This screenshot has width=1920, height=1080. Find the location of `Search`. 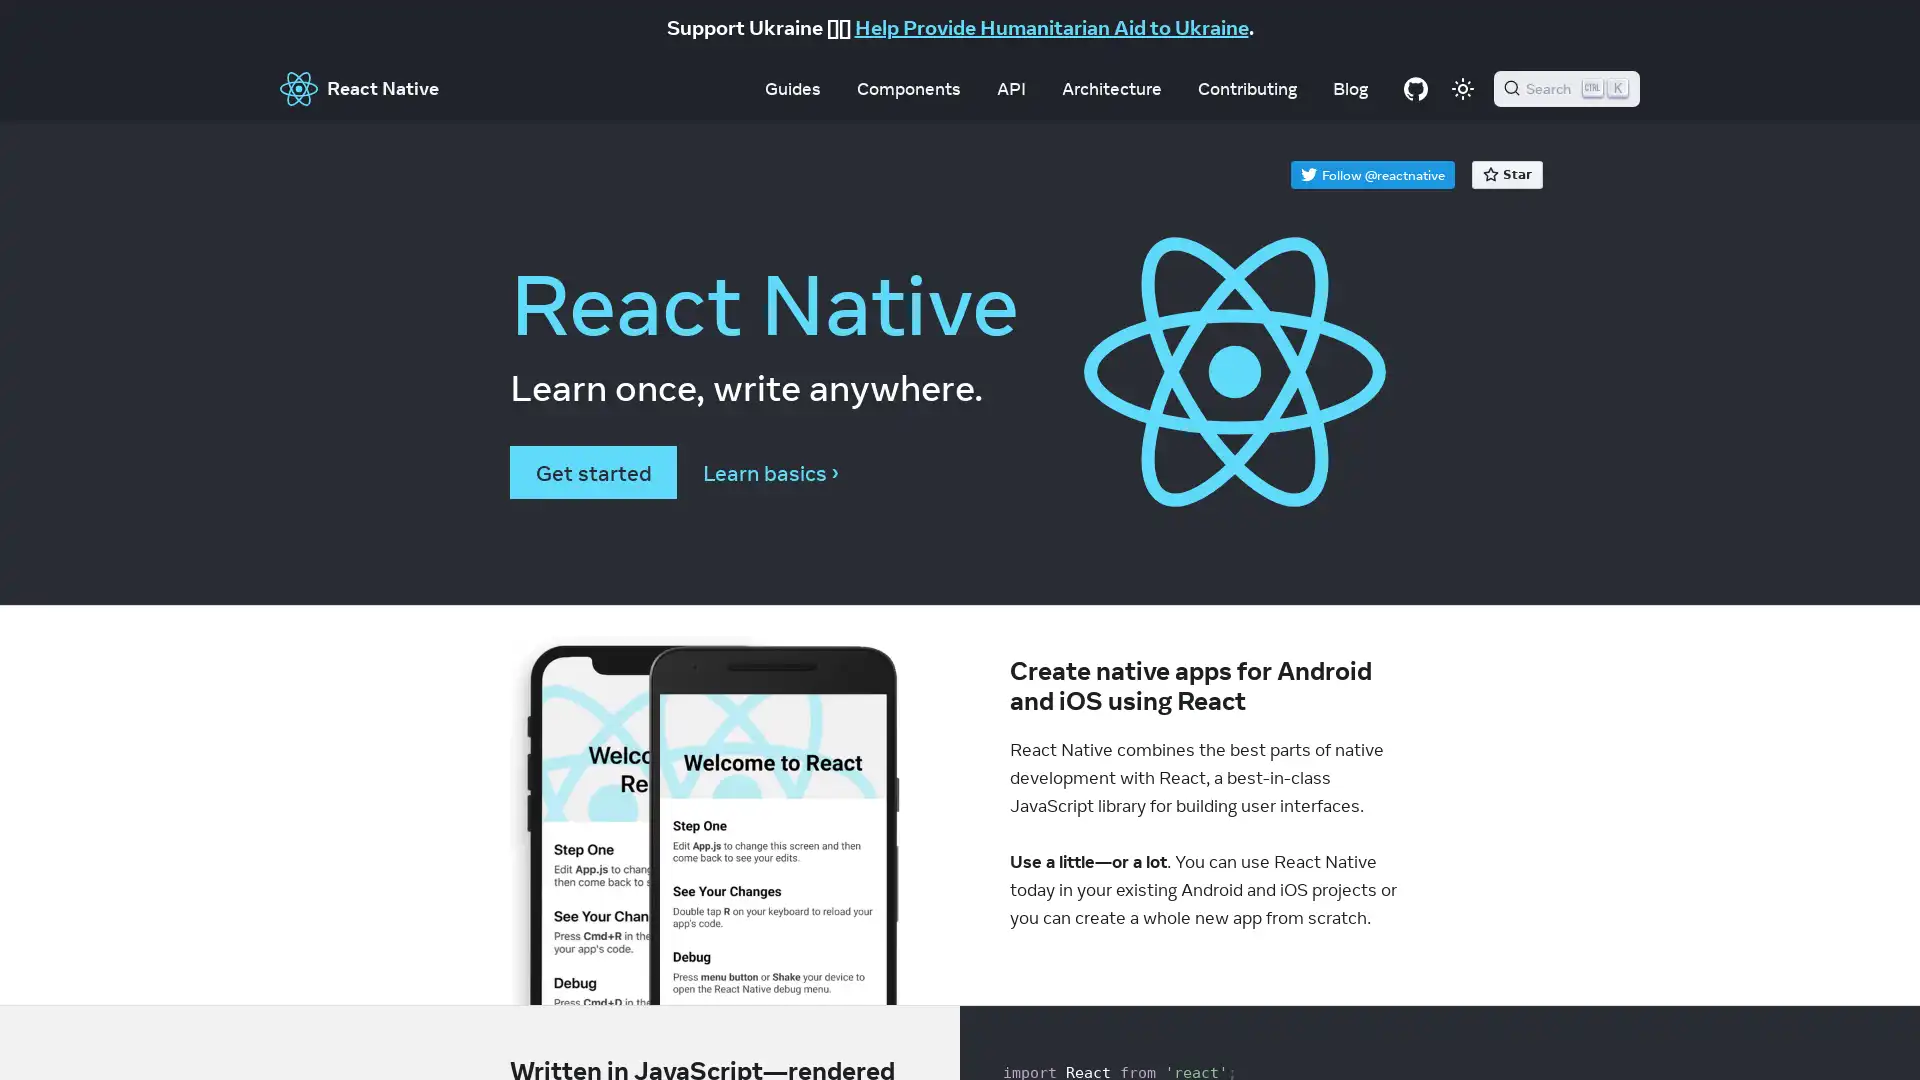

Search is located at coordinates (1565, 87).